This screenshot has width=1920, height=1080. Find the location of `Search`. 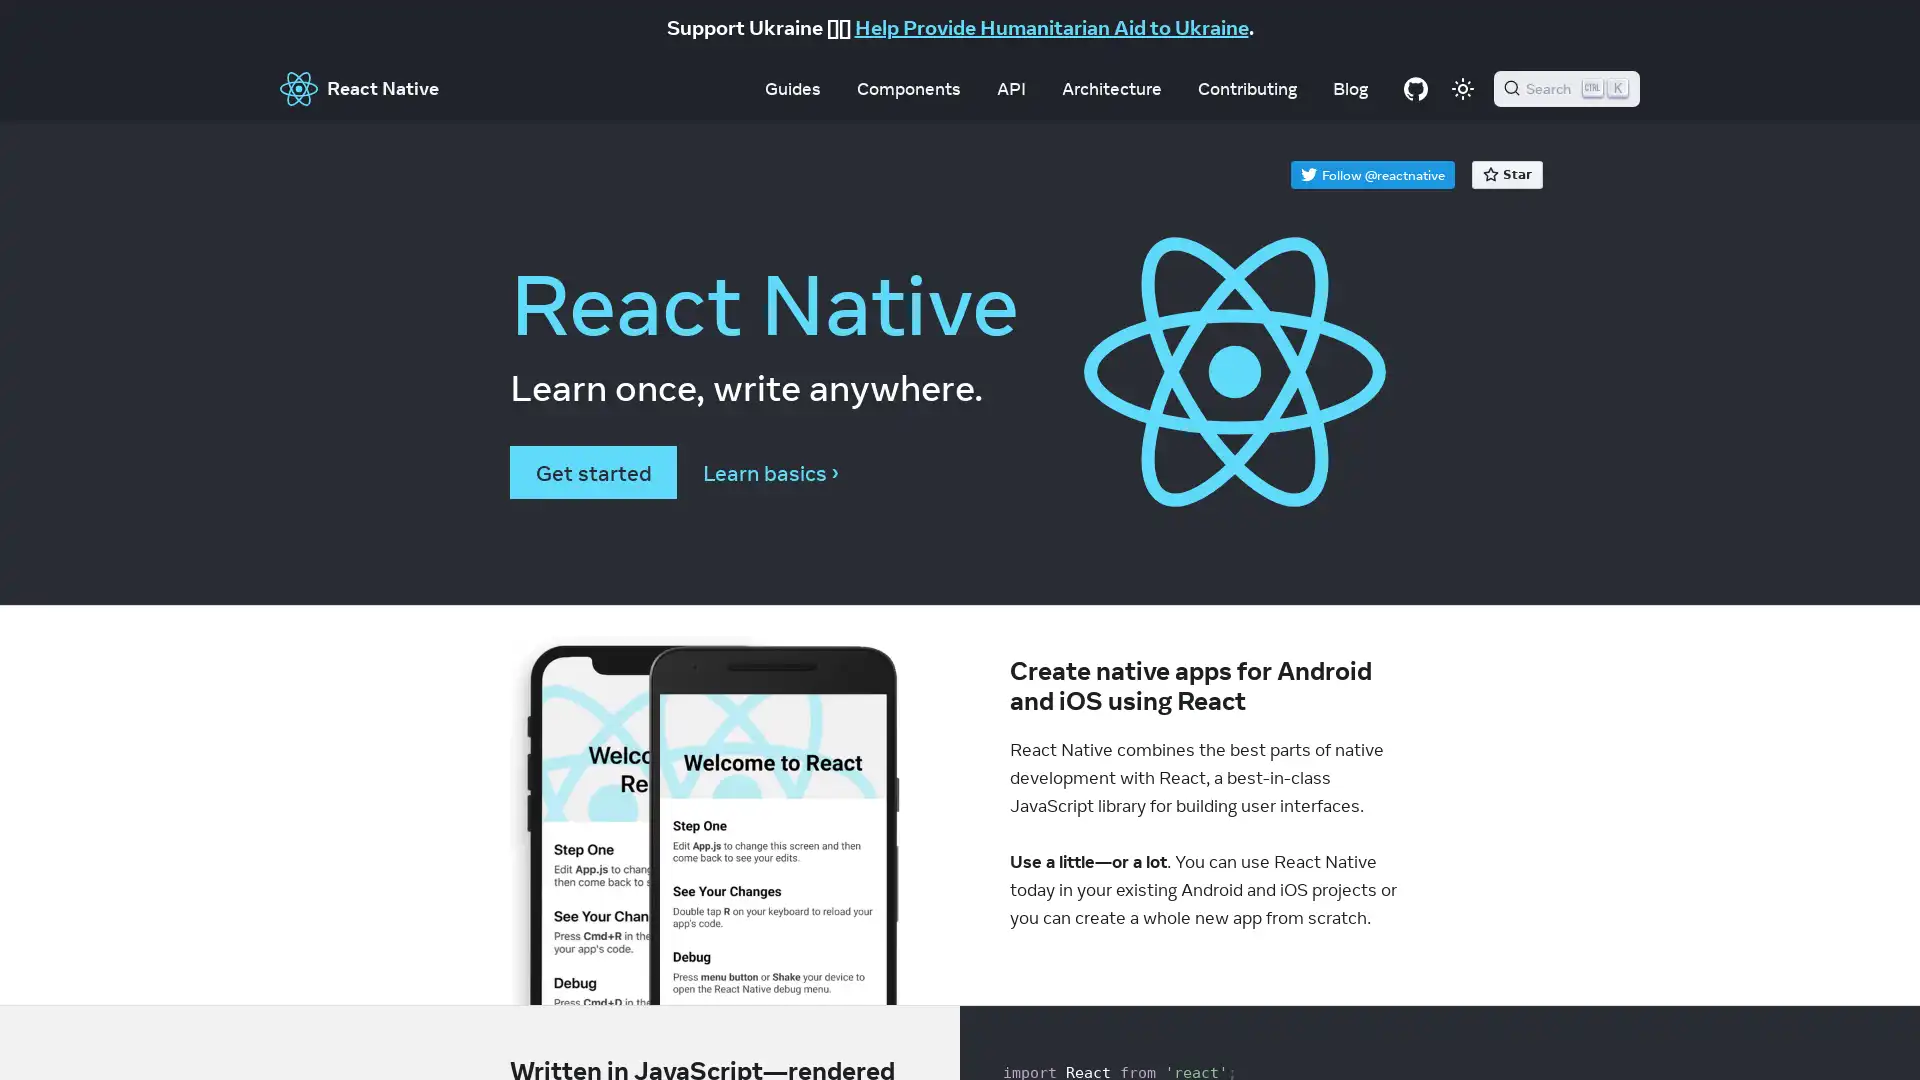

Search is located at coordinates (1565, 87).